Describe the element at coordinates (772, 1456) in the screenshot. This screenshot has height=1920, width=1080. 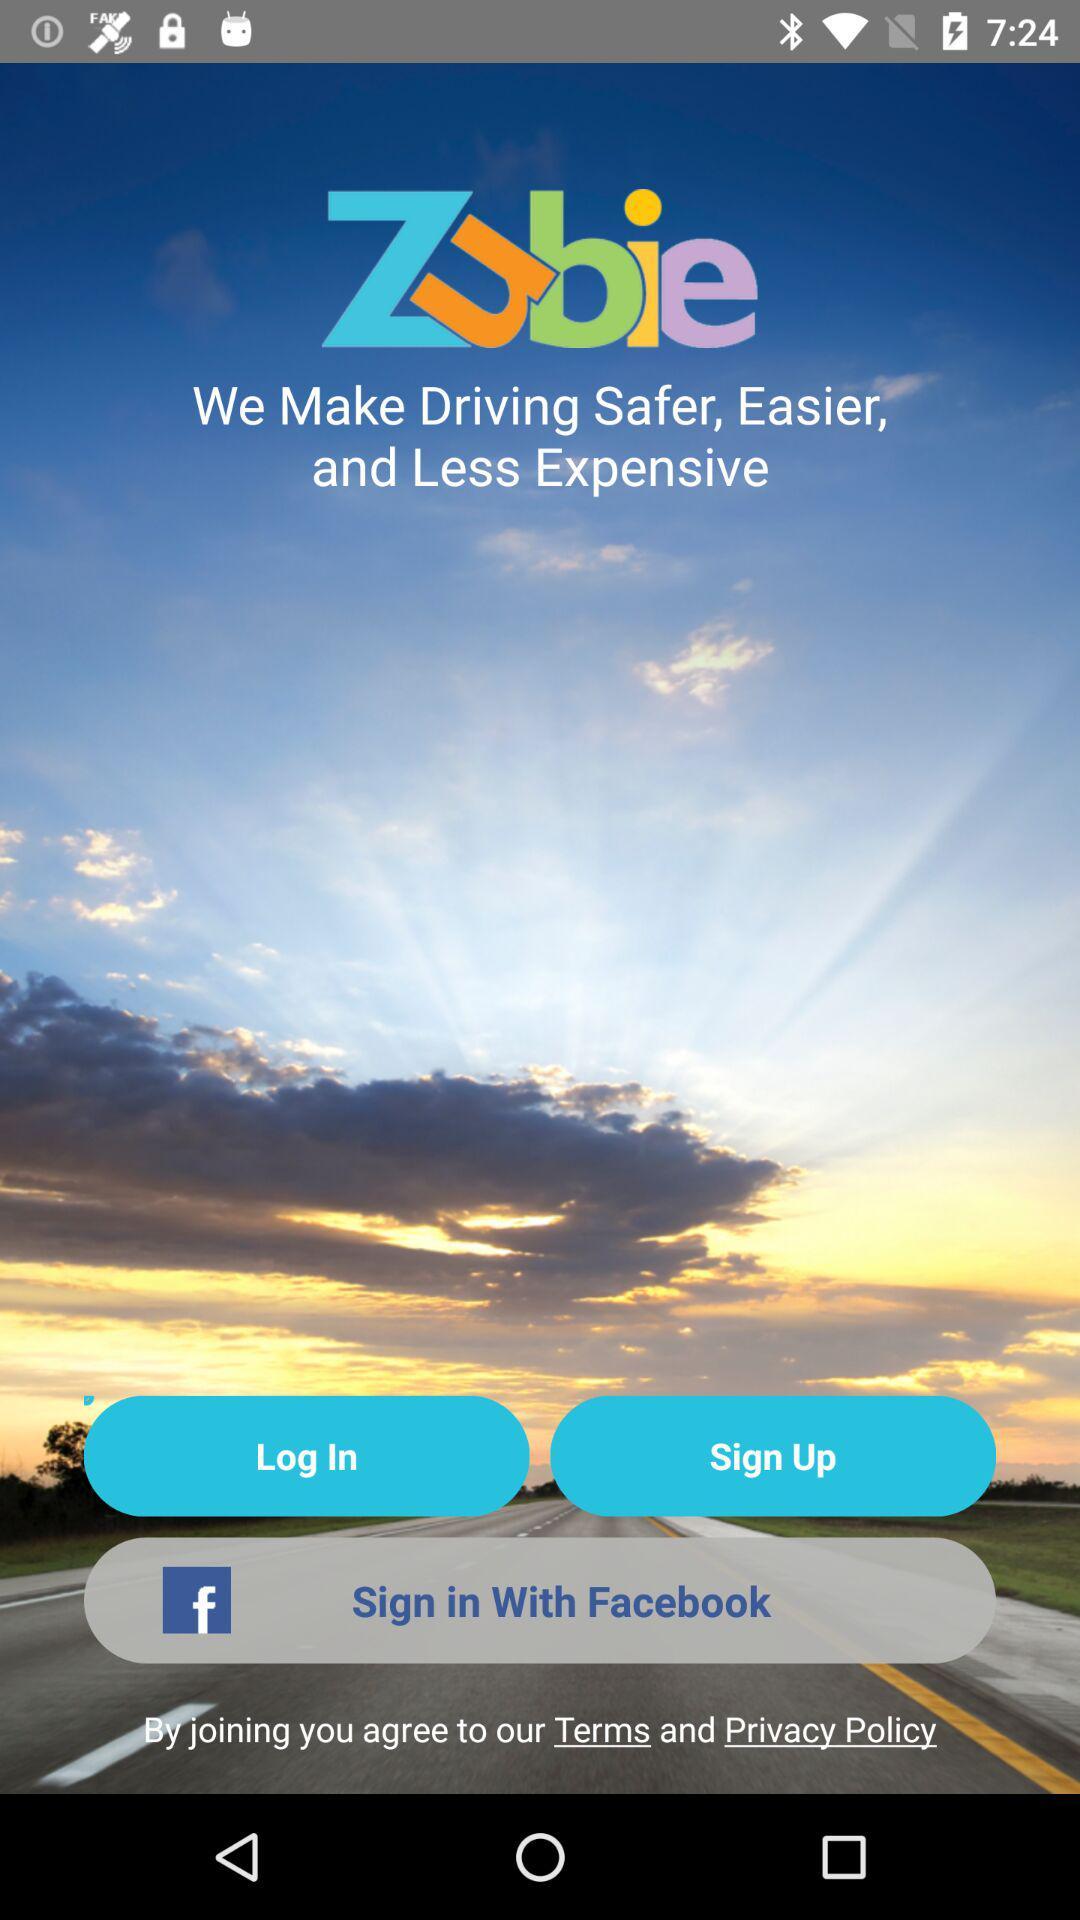
I see `the sign up item` at that location.